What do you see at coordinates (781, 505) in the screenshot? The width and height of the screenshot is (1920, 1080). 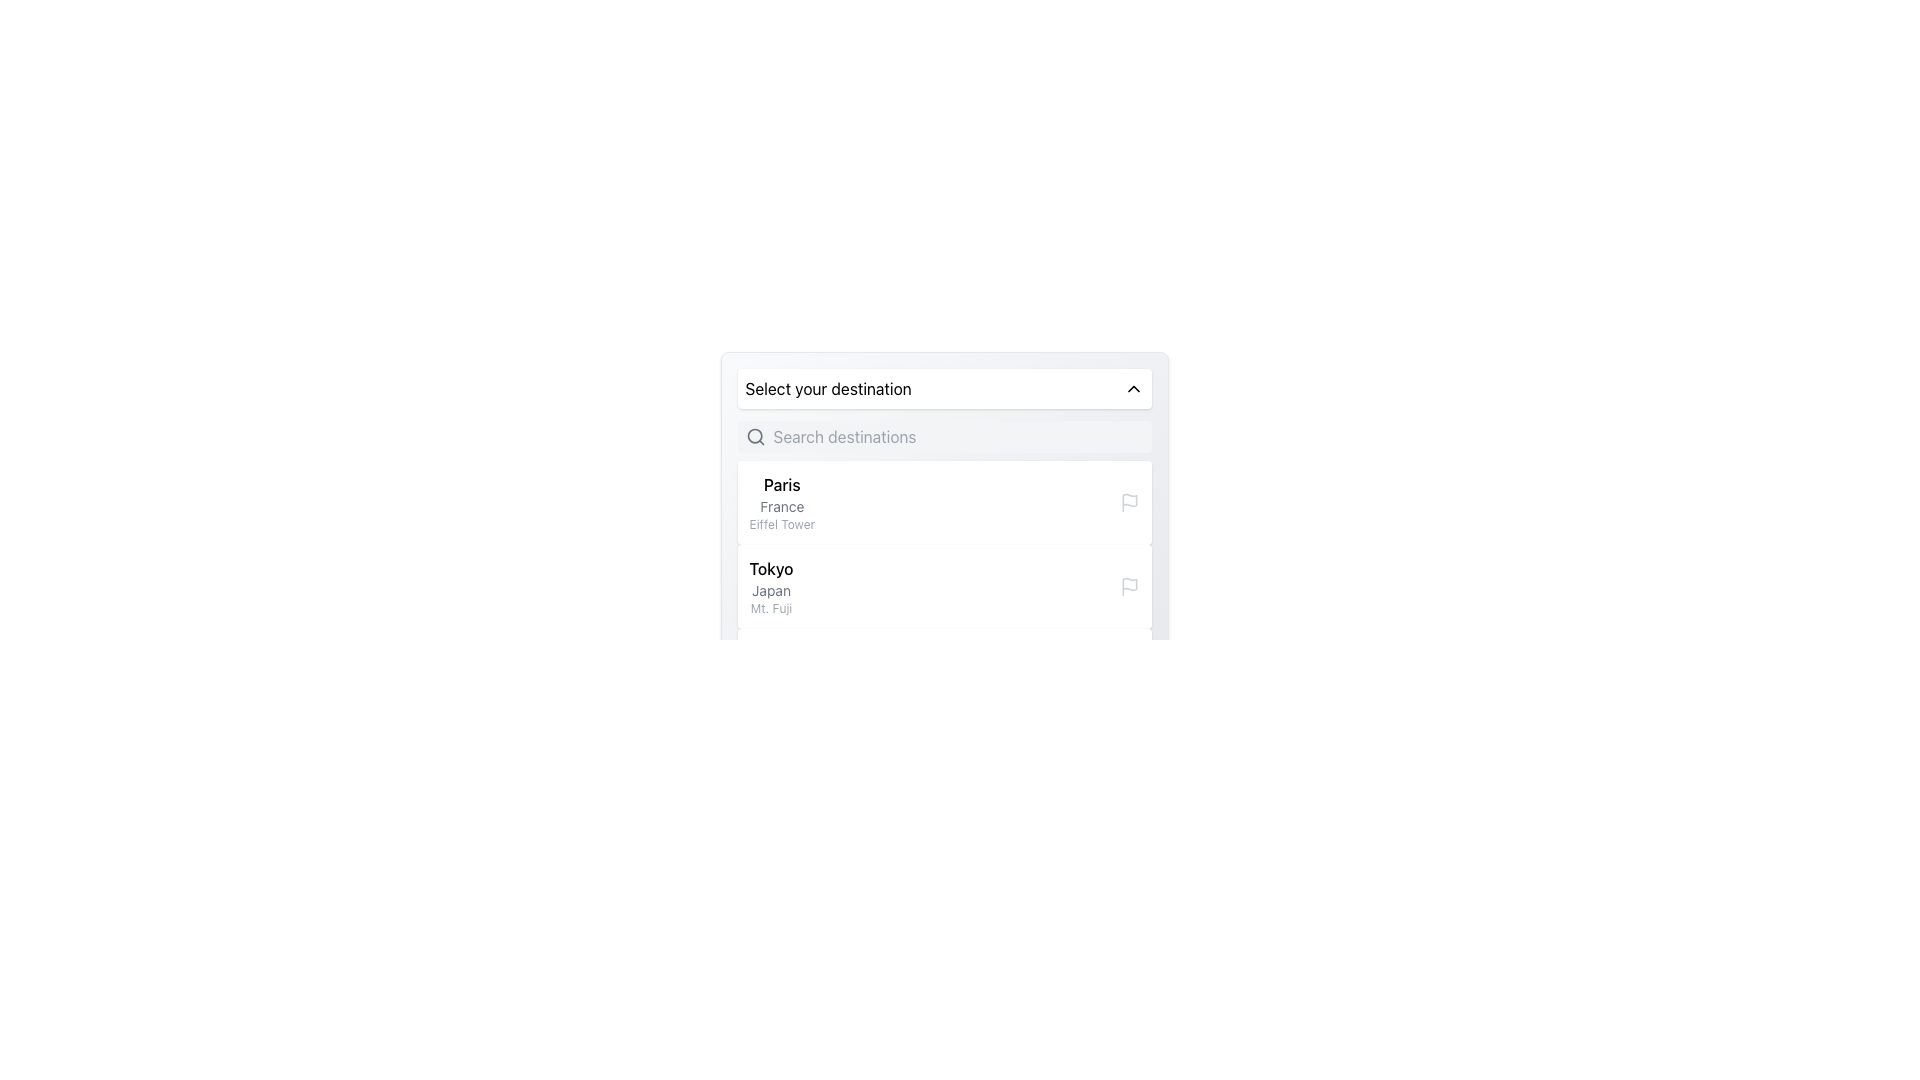 I see `the static text label displaying 'France', which is positioned below the 'Paris' label and above 'Eiffel Tower'` at bounding box center [781, 505].